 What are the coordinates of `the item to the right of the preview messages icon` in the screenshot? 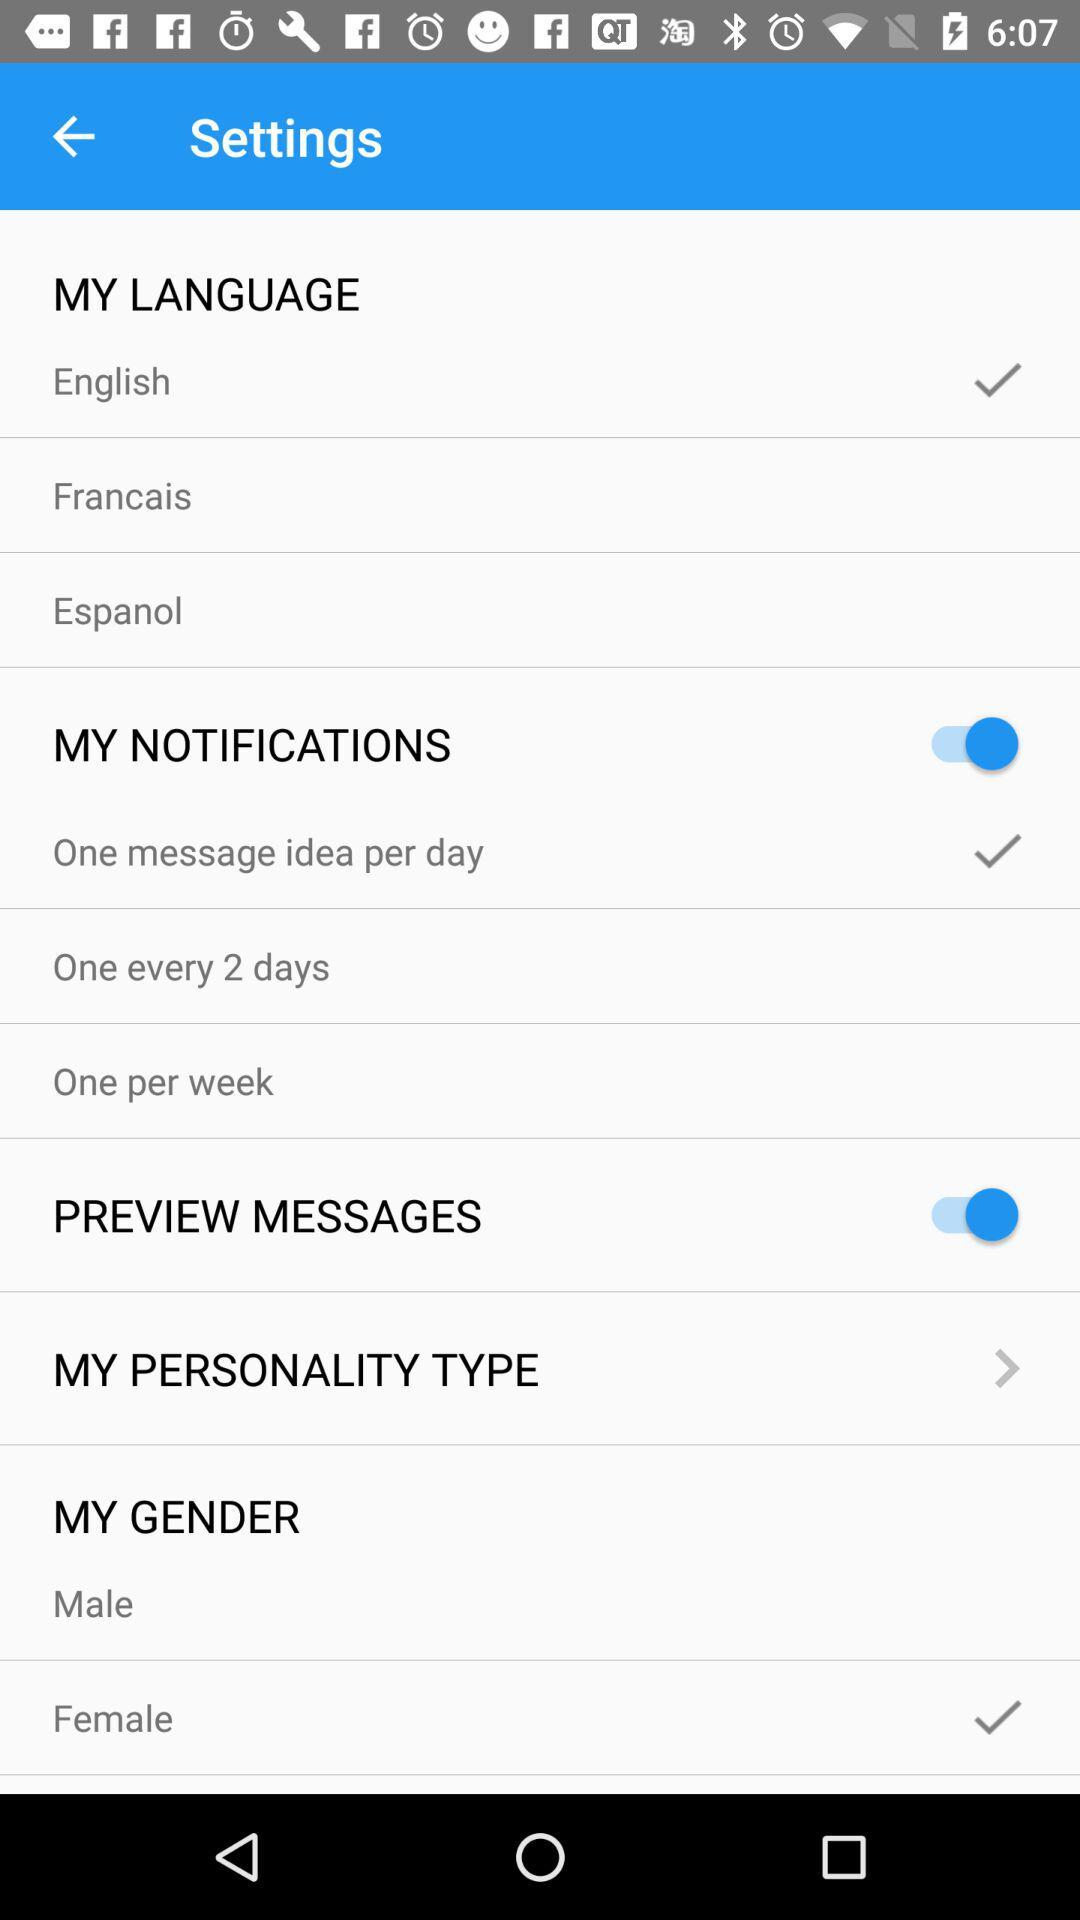 It's located at (964, 1213).